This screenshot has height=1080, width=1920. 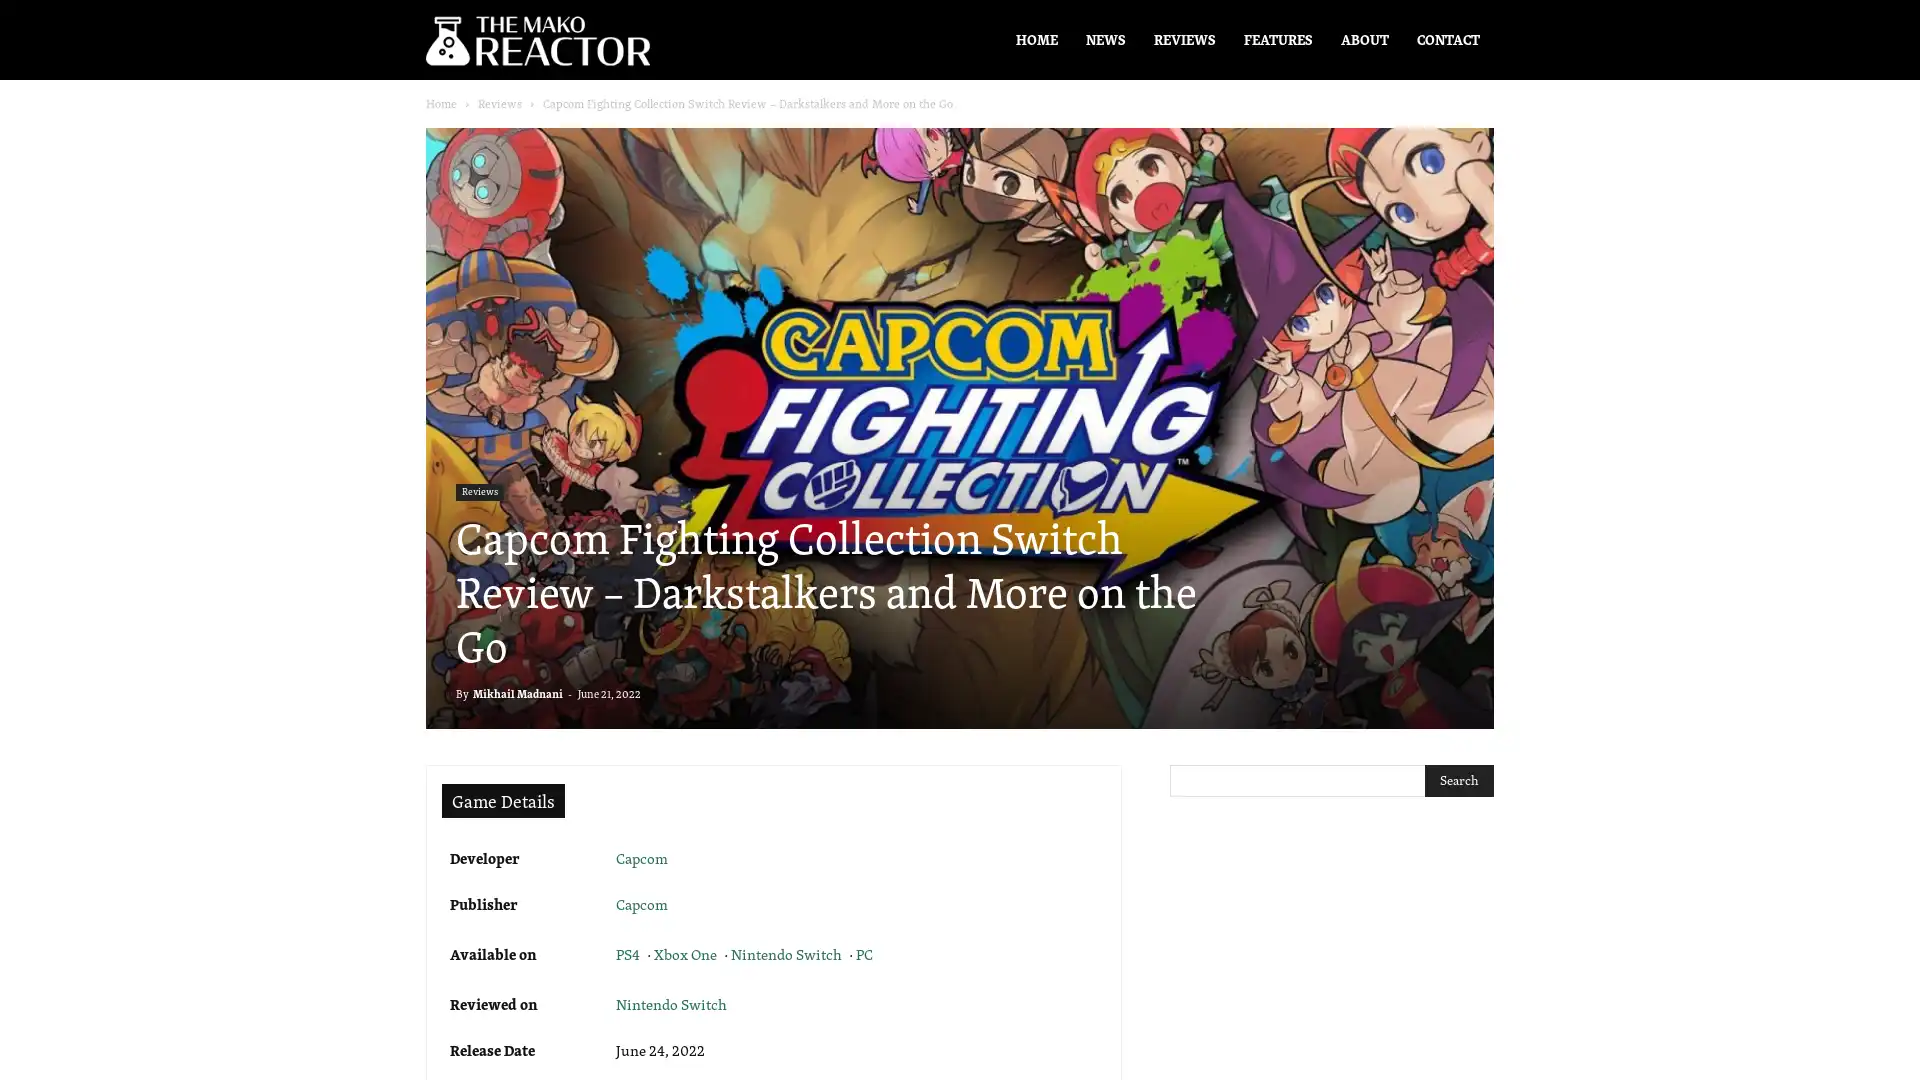 I want to click on Search, so click(x=1459, y=779).